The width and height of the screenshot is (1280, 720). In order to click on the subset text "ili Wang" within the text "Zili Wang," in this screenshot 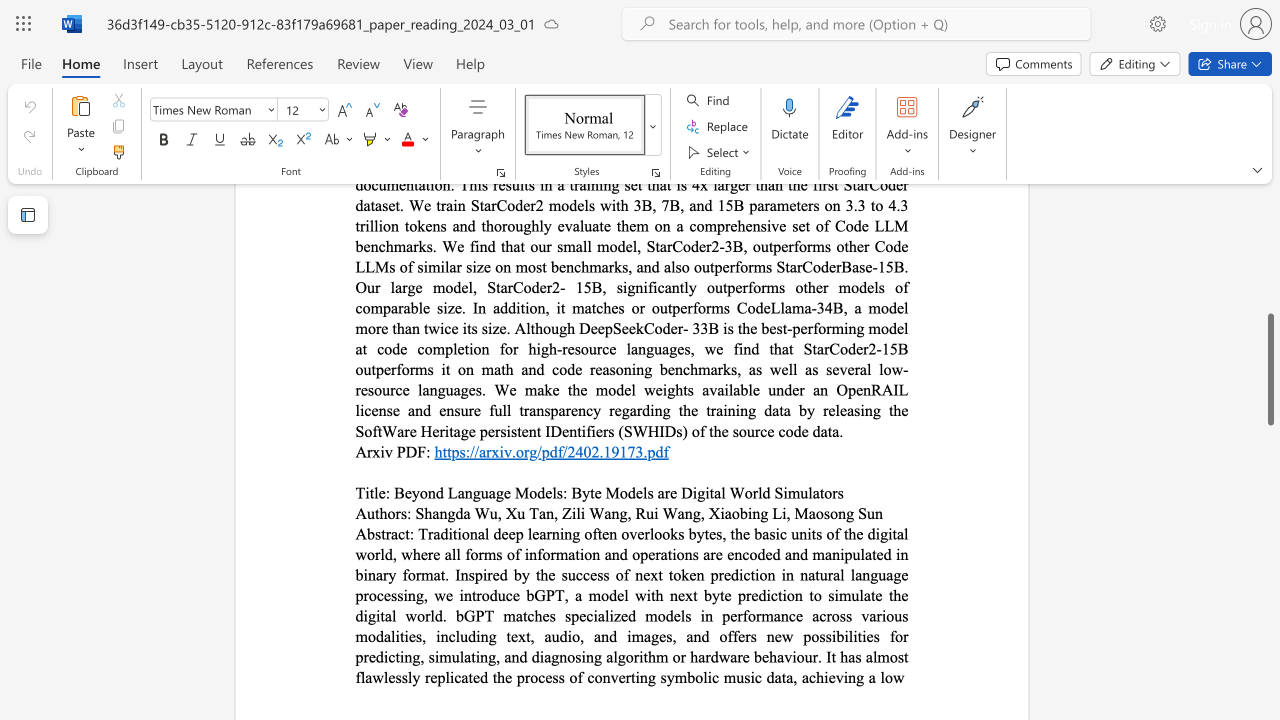, I will do `click(570, 512)`.